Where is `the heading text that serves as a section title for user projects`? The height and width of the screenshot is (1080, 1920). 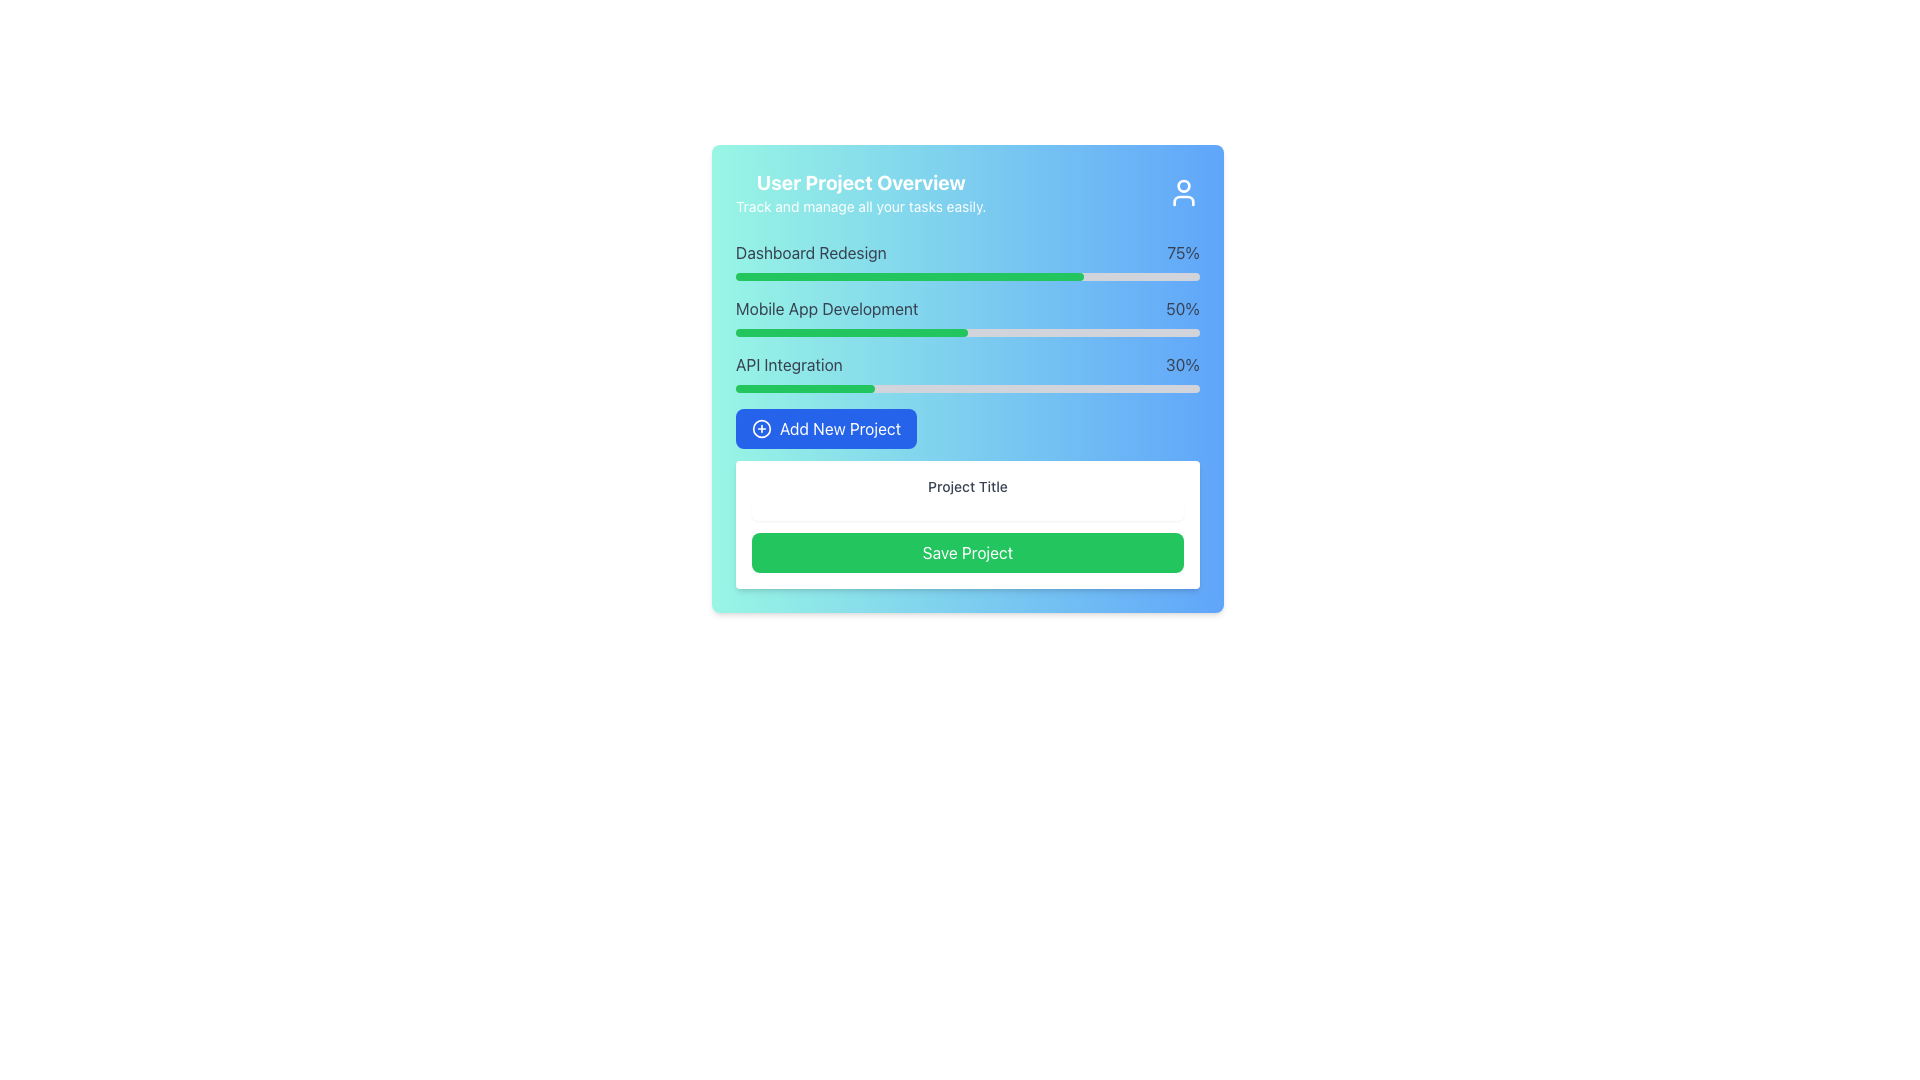
the heading text that serves as a section title for user projects is located at coordinates (861, 182).